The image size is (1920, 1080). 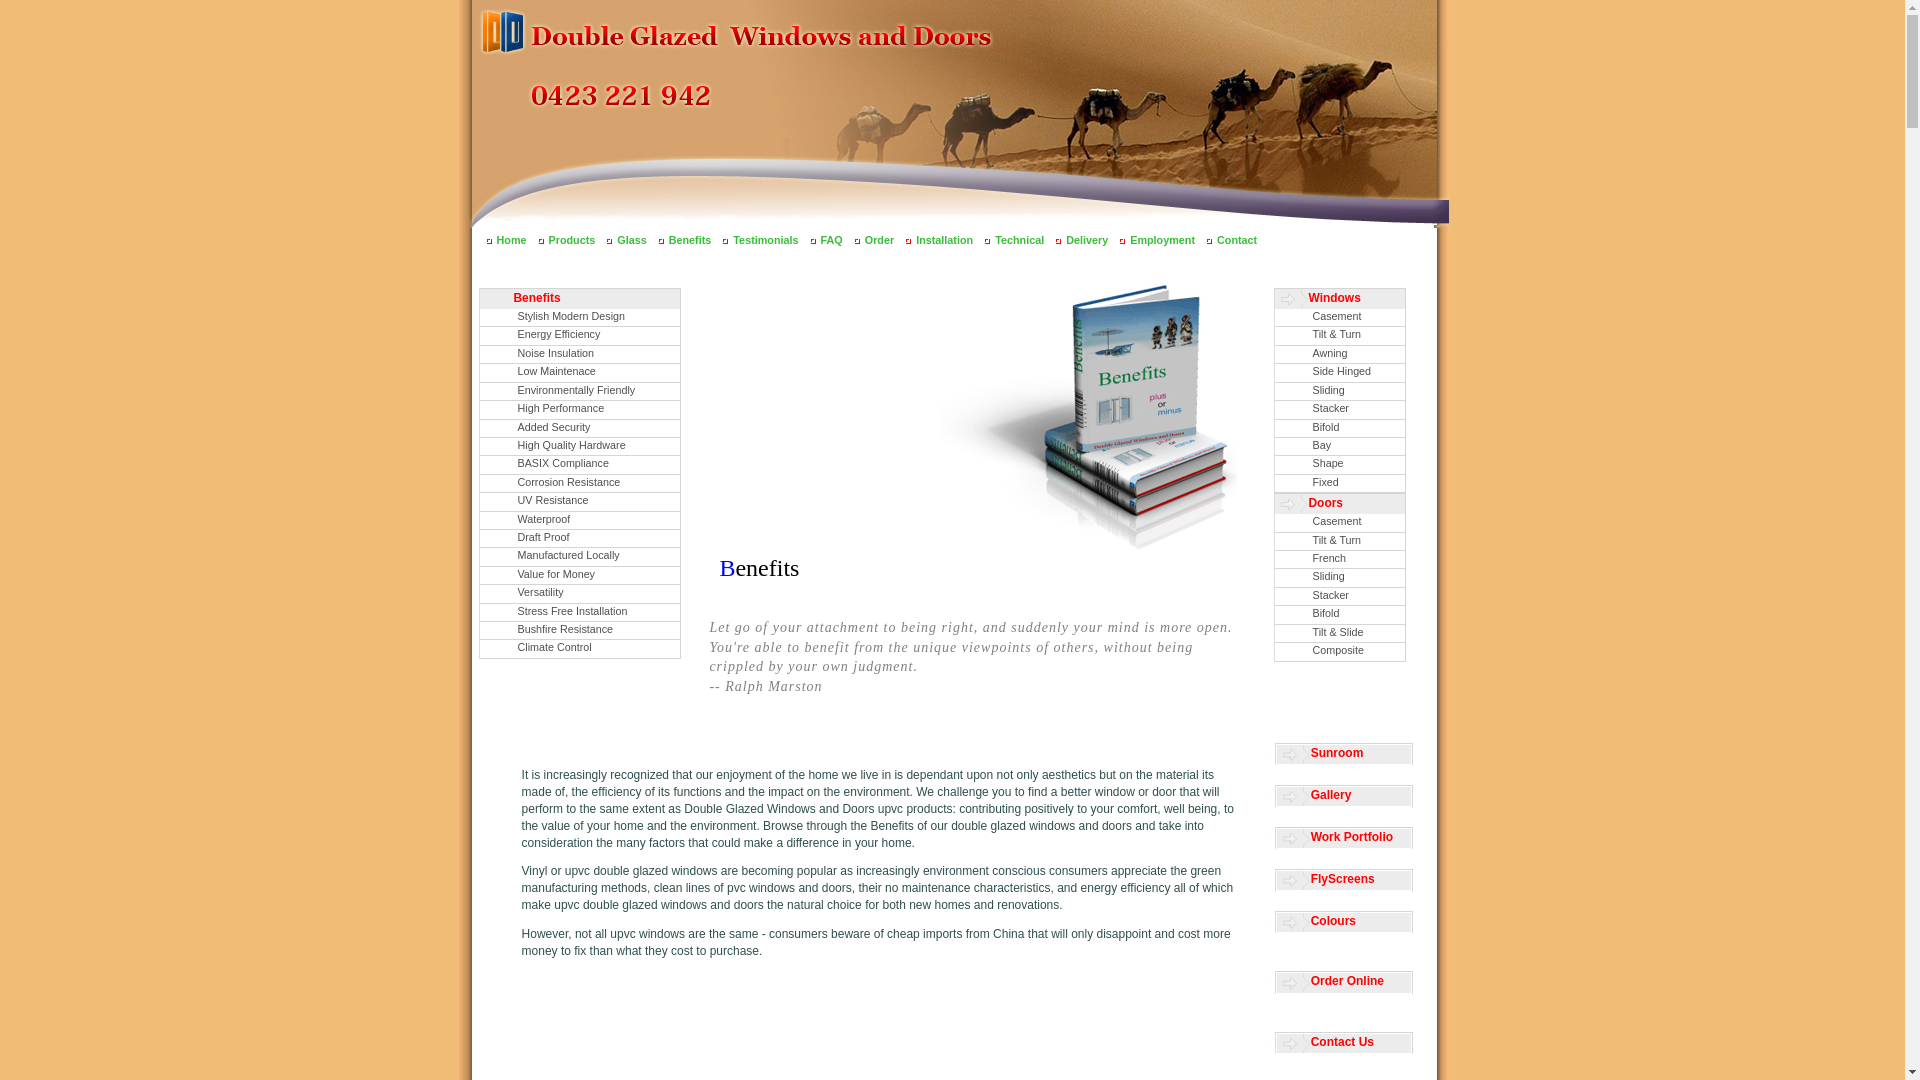 What do you see at coordinates (1339, 445) in the screenshot?
I see `'Bay'` at bounding box center [1339, 445].